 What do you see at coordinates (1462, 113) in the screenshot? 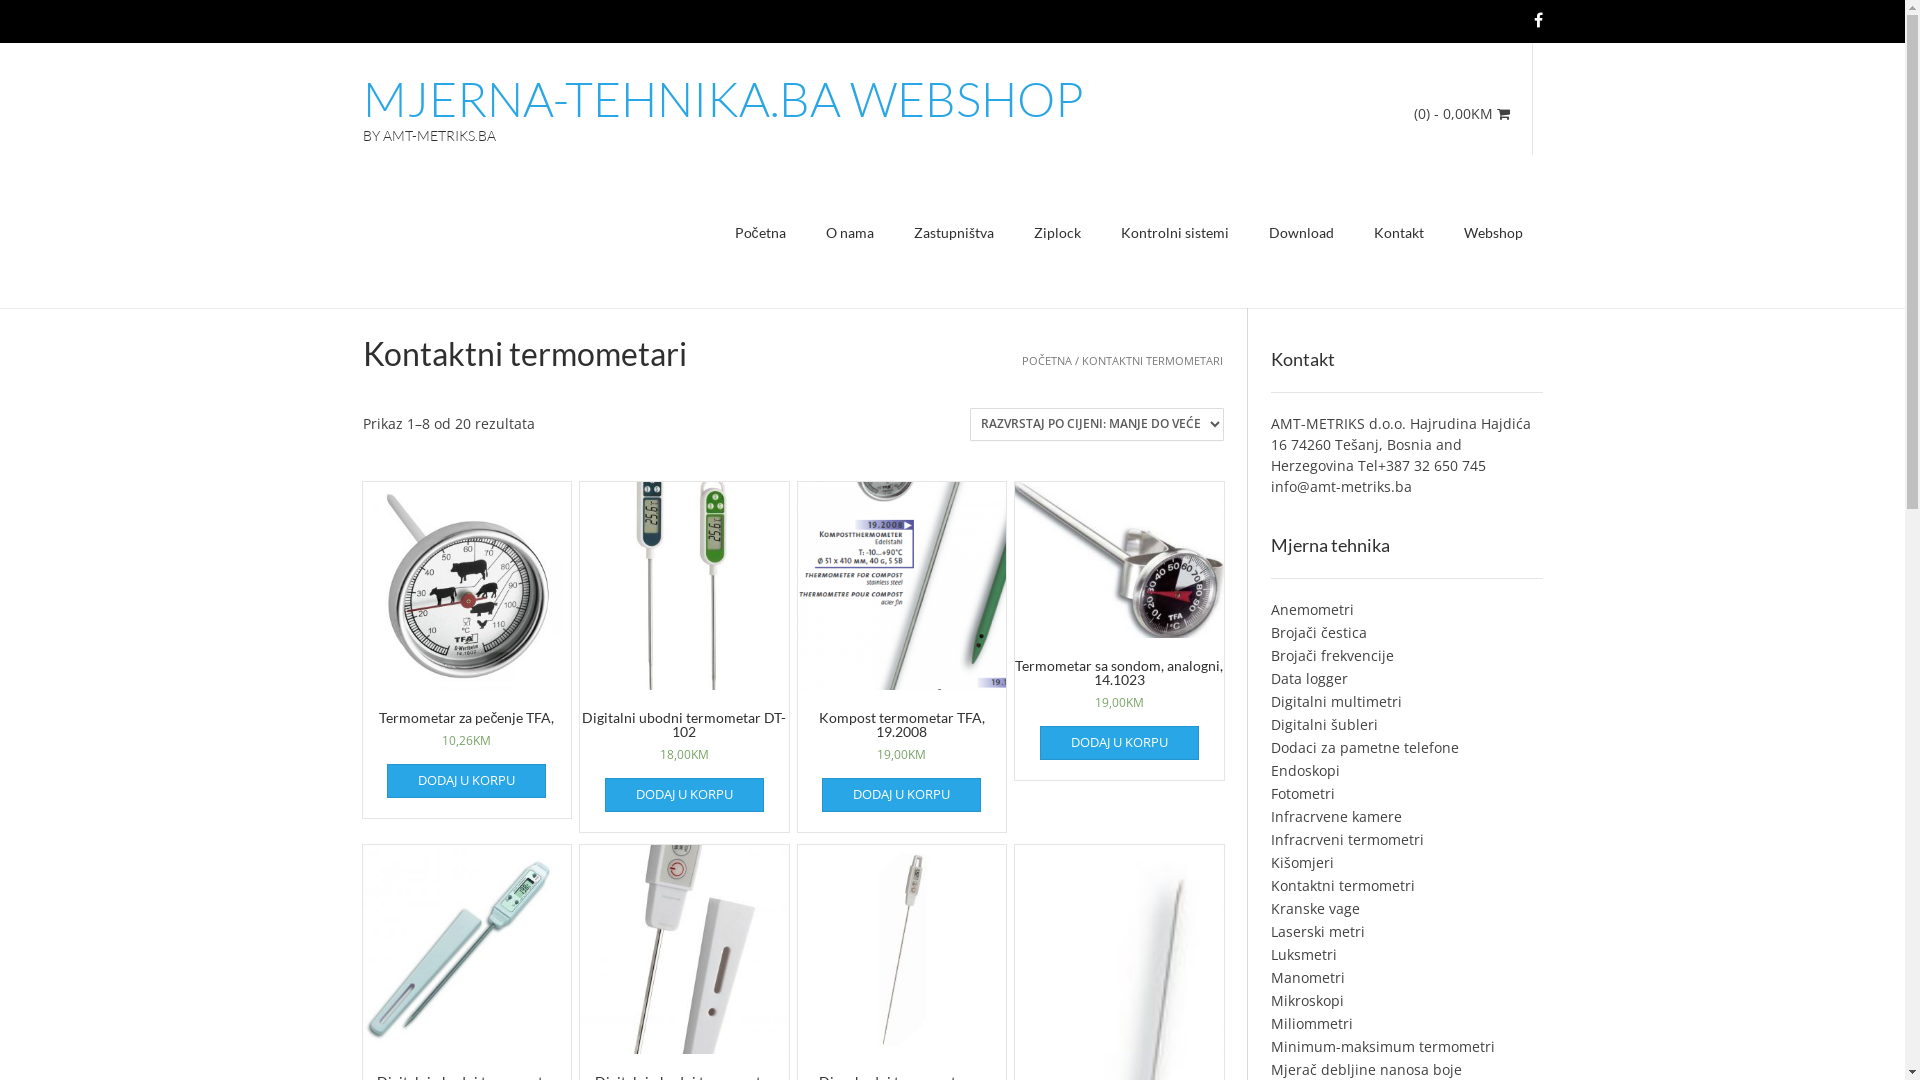
I see `'(0) - 0,00KM'` at bounding box center [1462, 113].